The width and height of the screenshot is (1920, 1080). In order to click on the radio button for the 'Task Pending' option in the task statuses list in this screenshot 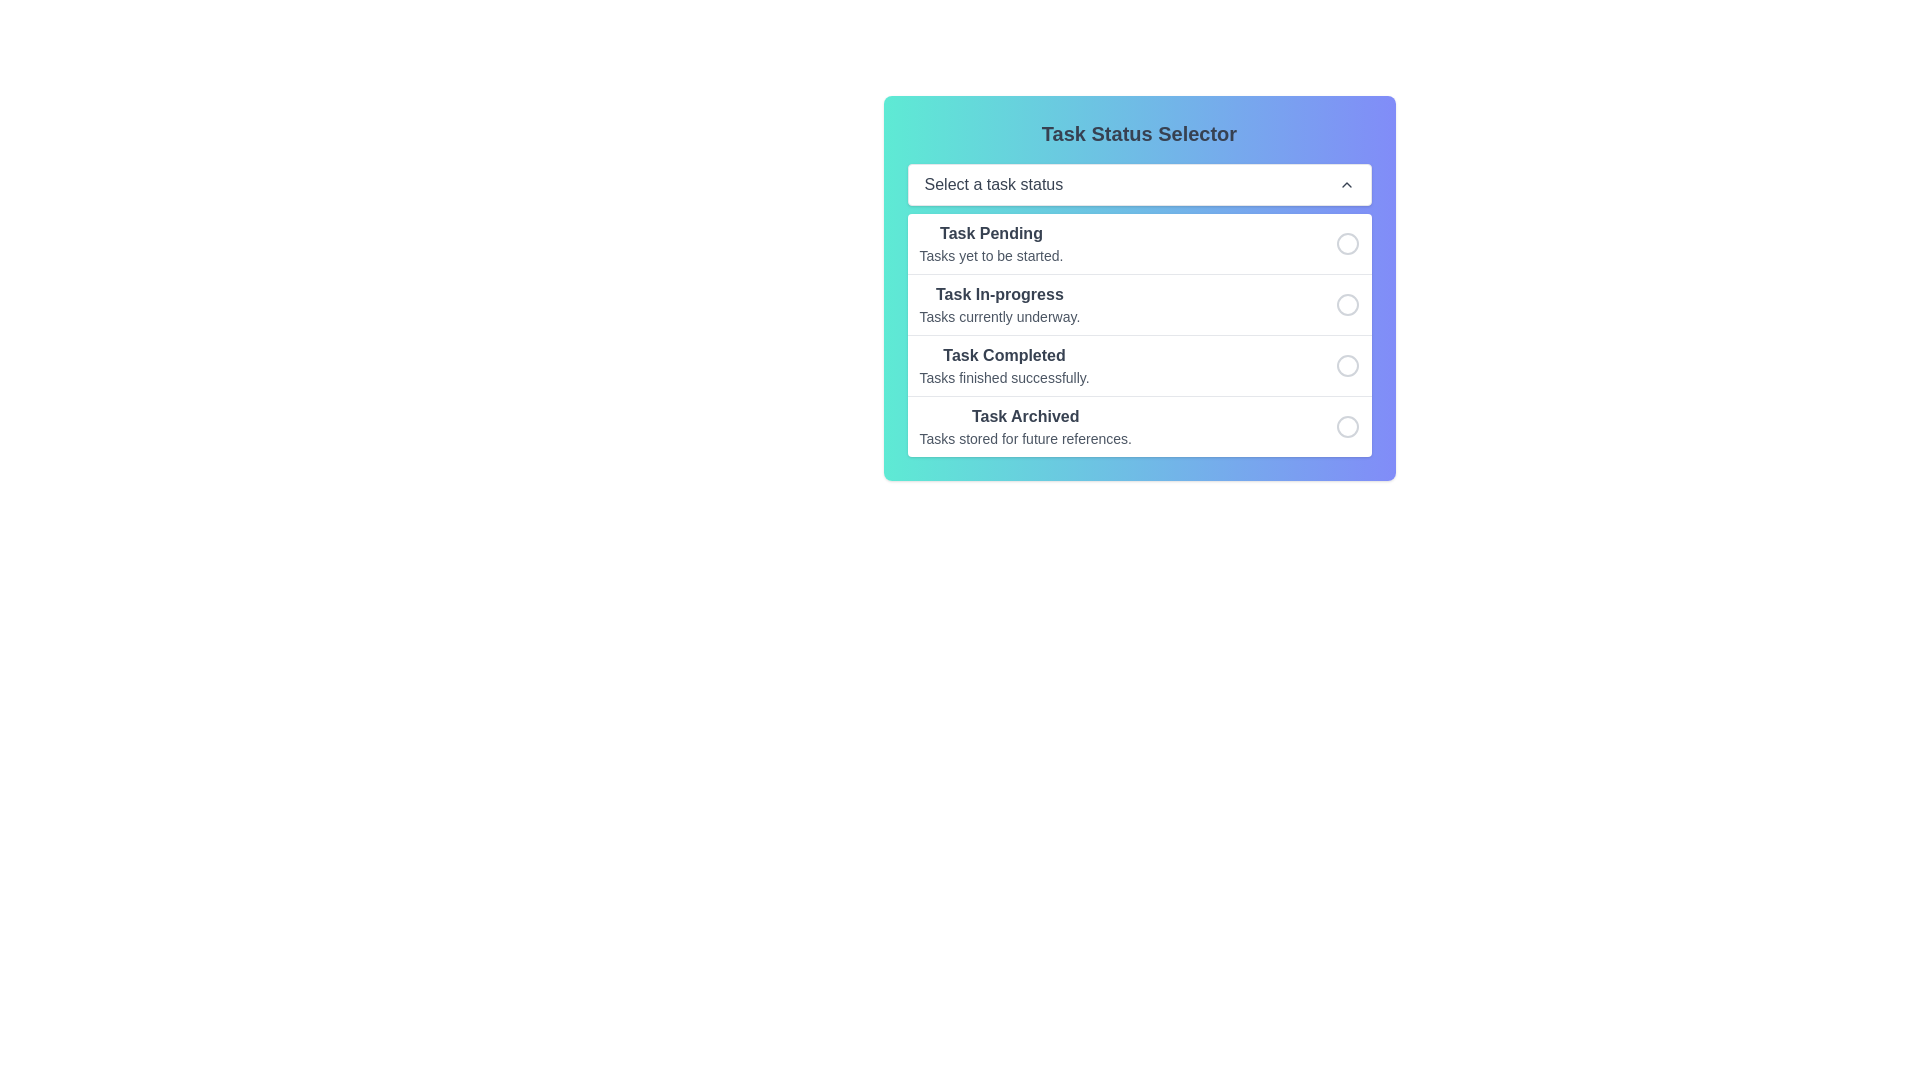, I will do `click(1347, 242)`.